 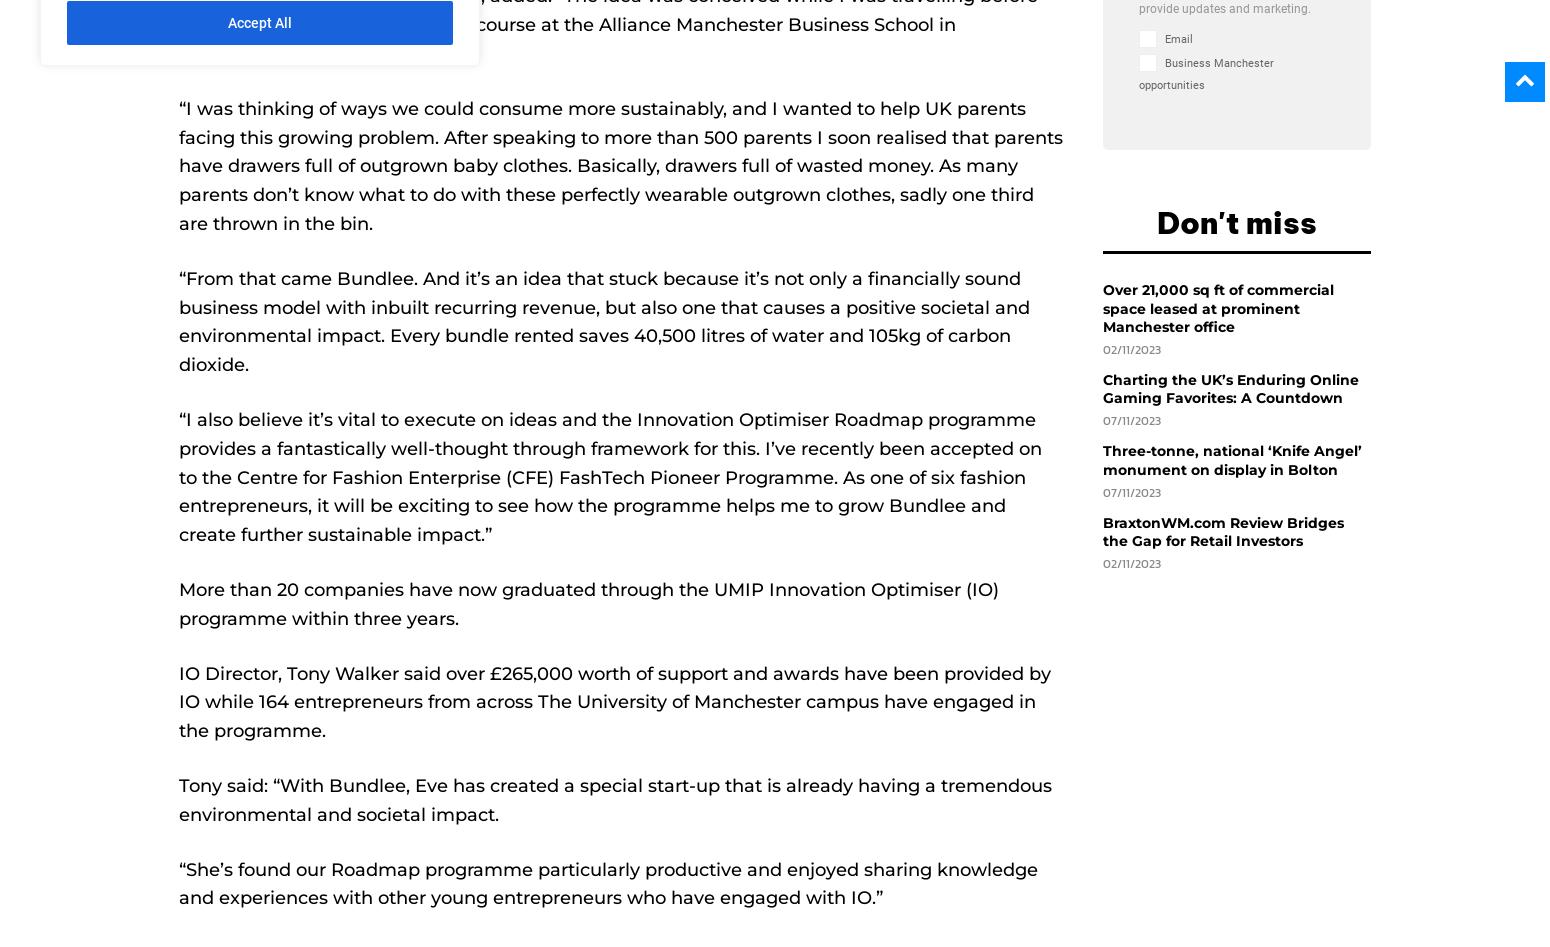 I want to click on 'Always Active', so click(x=353, y=262).